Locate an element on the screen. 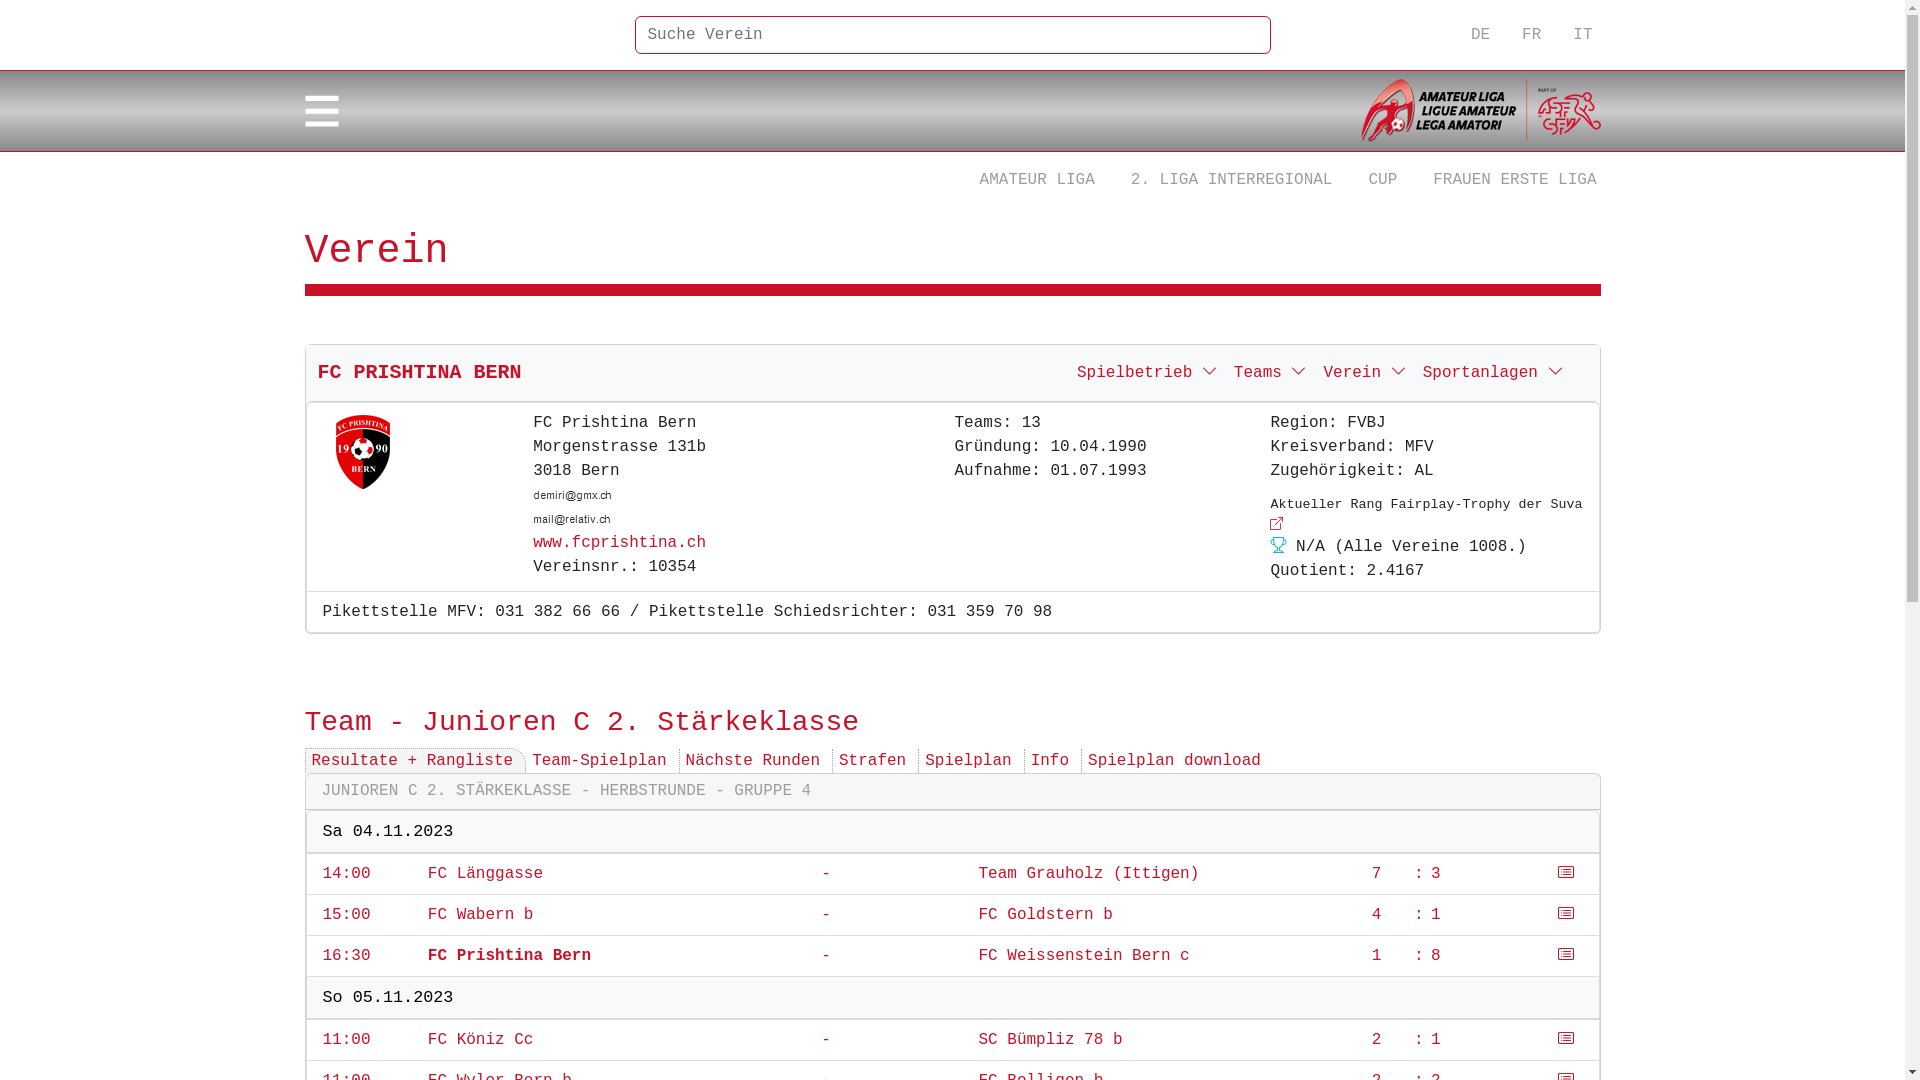  'AL / LA' is located at coordinates (1479, 111).